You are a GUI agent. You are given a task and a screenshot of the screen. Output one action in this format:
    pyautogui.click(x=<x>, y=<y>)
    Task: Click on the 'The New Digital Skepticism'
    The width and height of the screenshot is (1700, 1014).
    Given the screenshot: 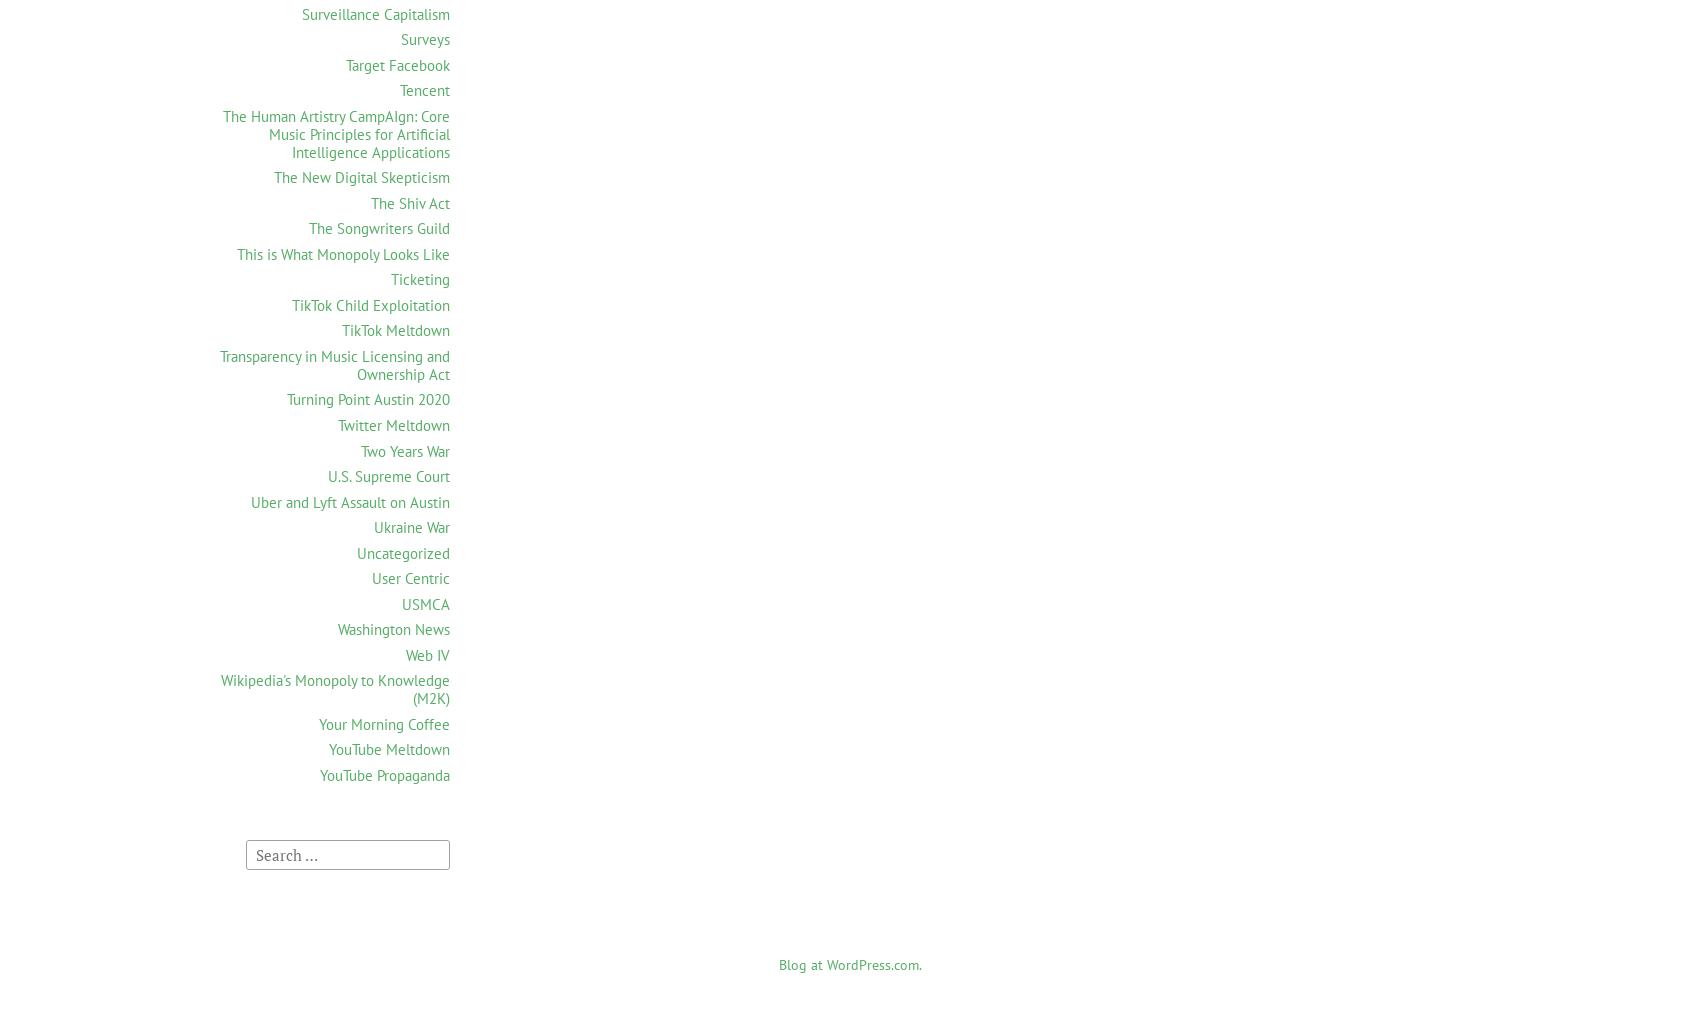 What is the action you would take?
    pyautogui.click(x=360, y=176)
    